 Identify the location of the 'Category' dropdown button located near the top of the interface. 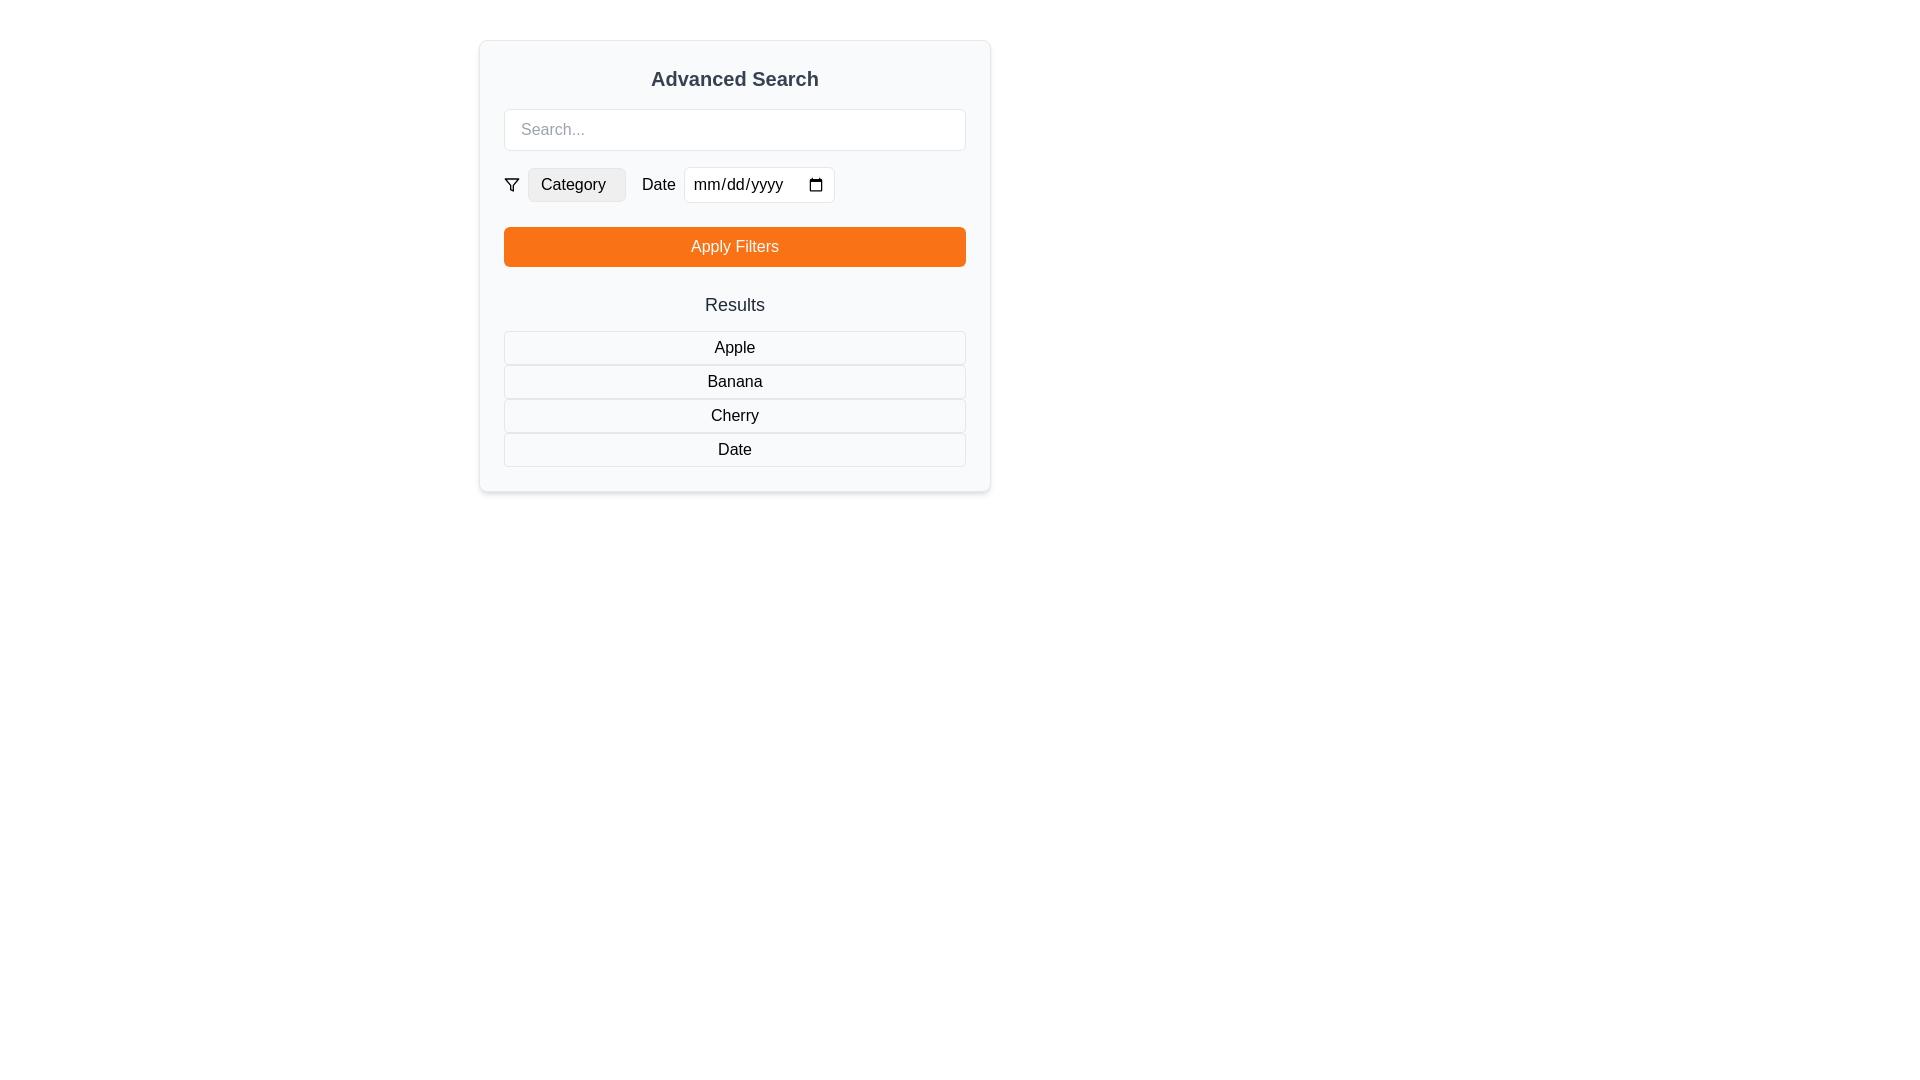
(575, 185).